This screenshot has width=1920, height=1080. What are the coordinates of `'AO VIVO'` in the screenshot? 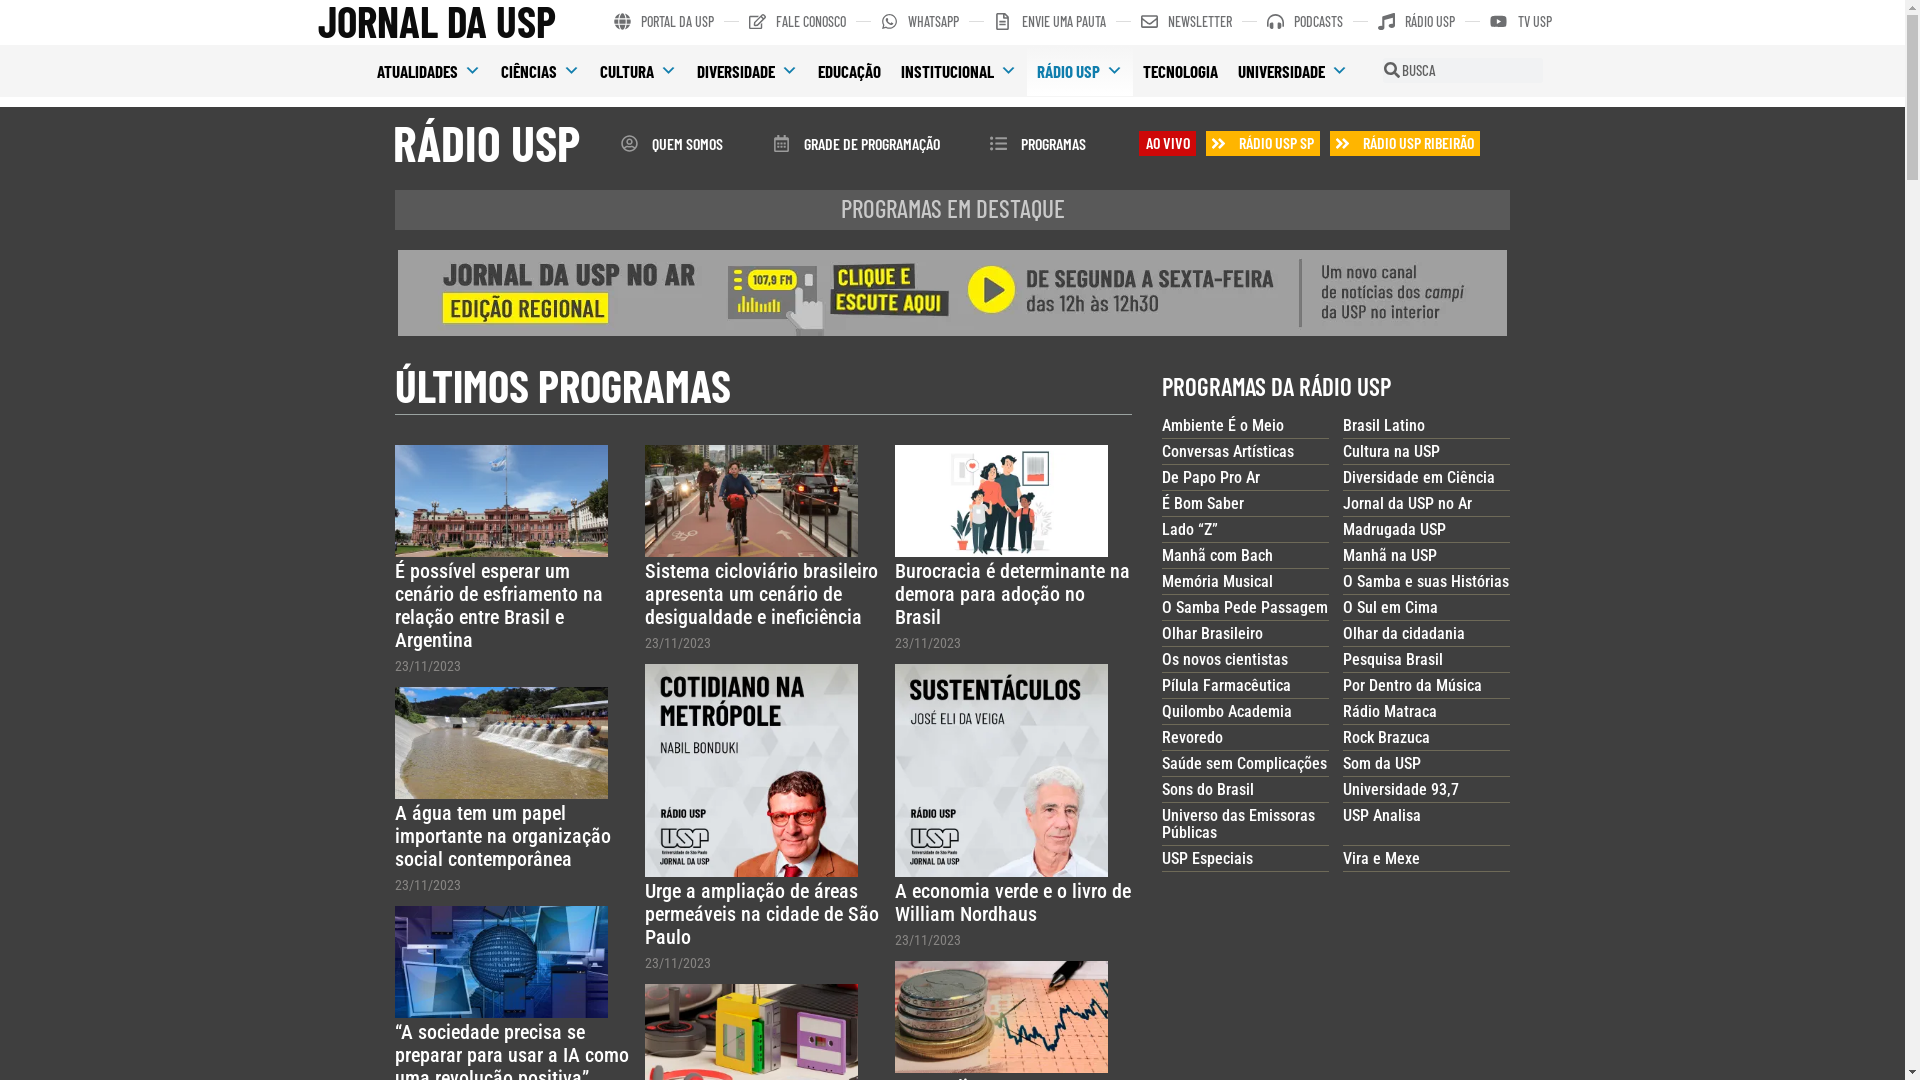 It's located at (1167, 141).